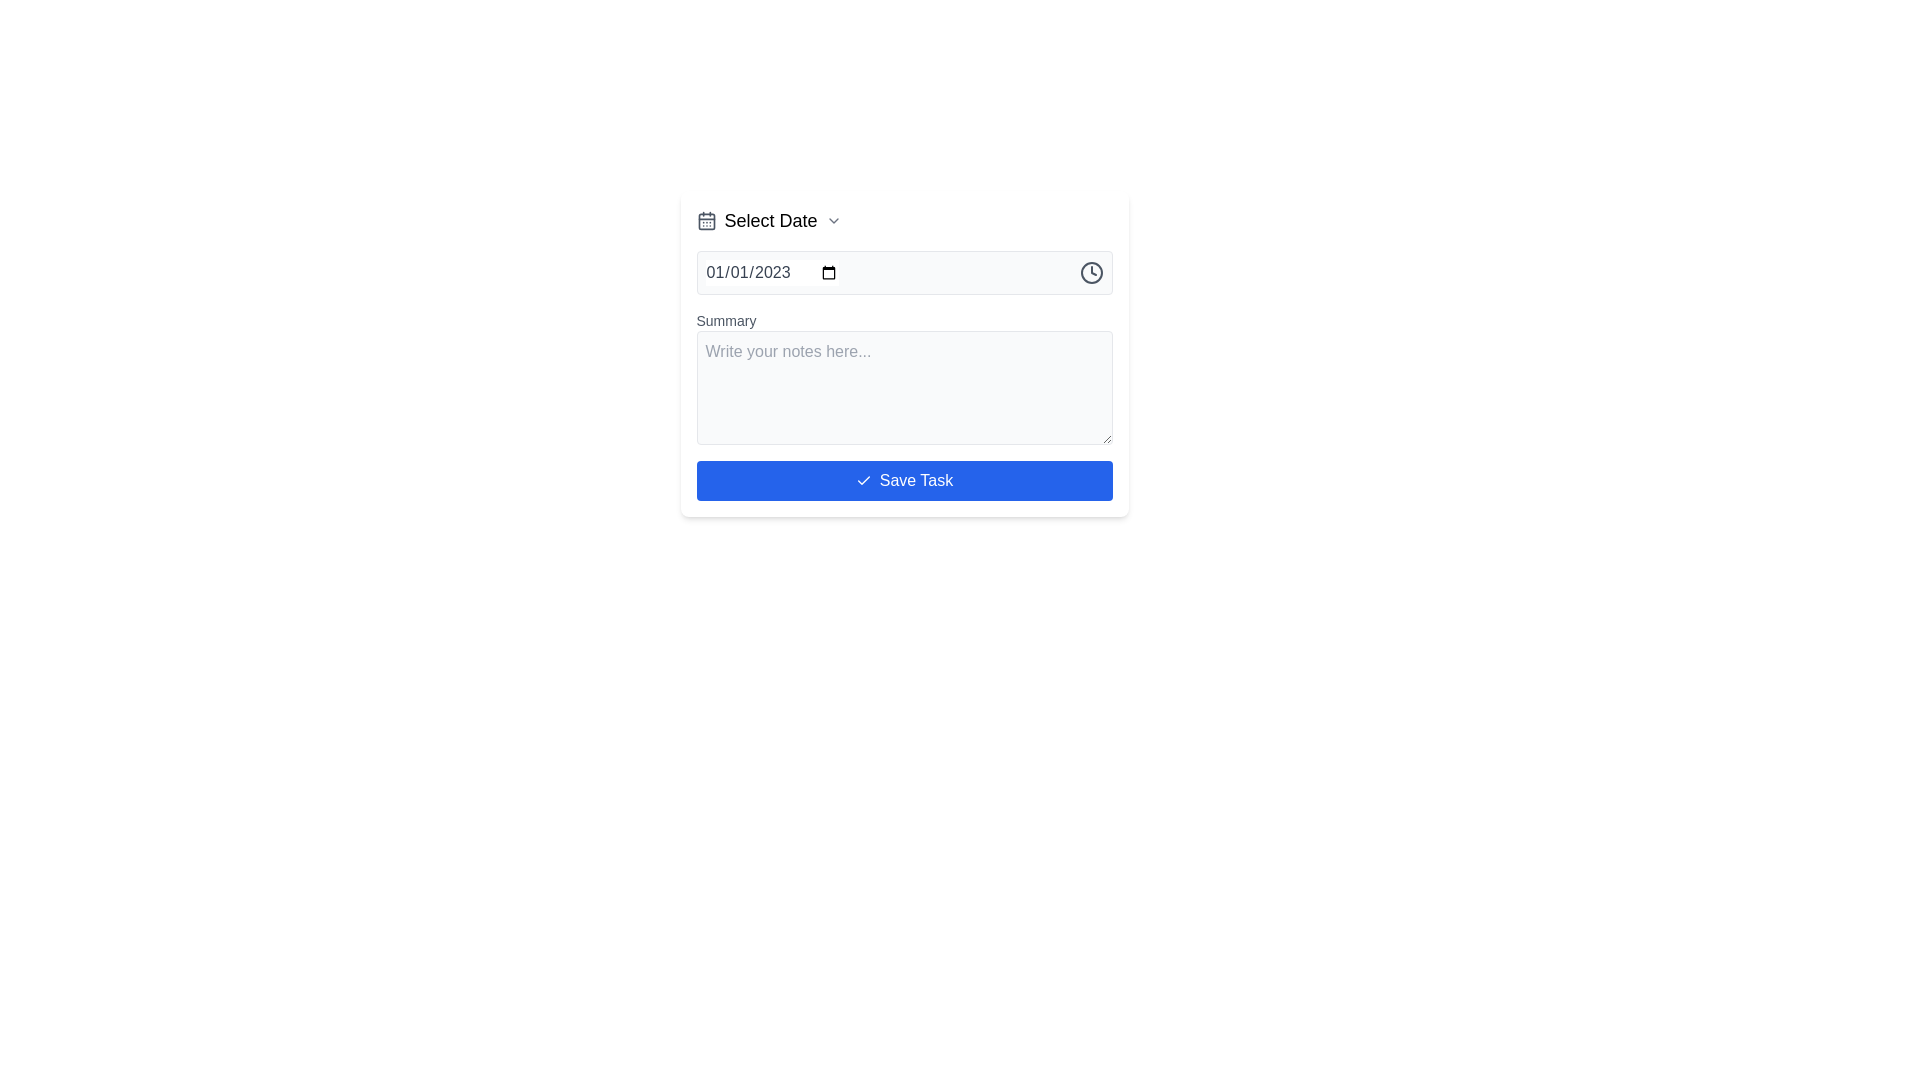 The image size is (1920, 1080). I want to click on the date picker in the Date Input Field located below the section header and, so click(771, 273).